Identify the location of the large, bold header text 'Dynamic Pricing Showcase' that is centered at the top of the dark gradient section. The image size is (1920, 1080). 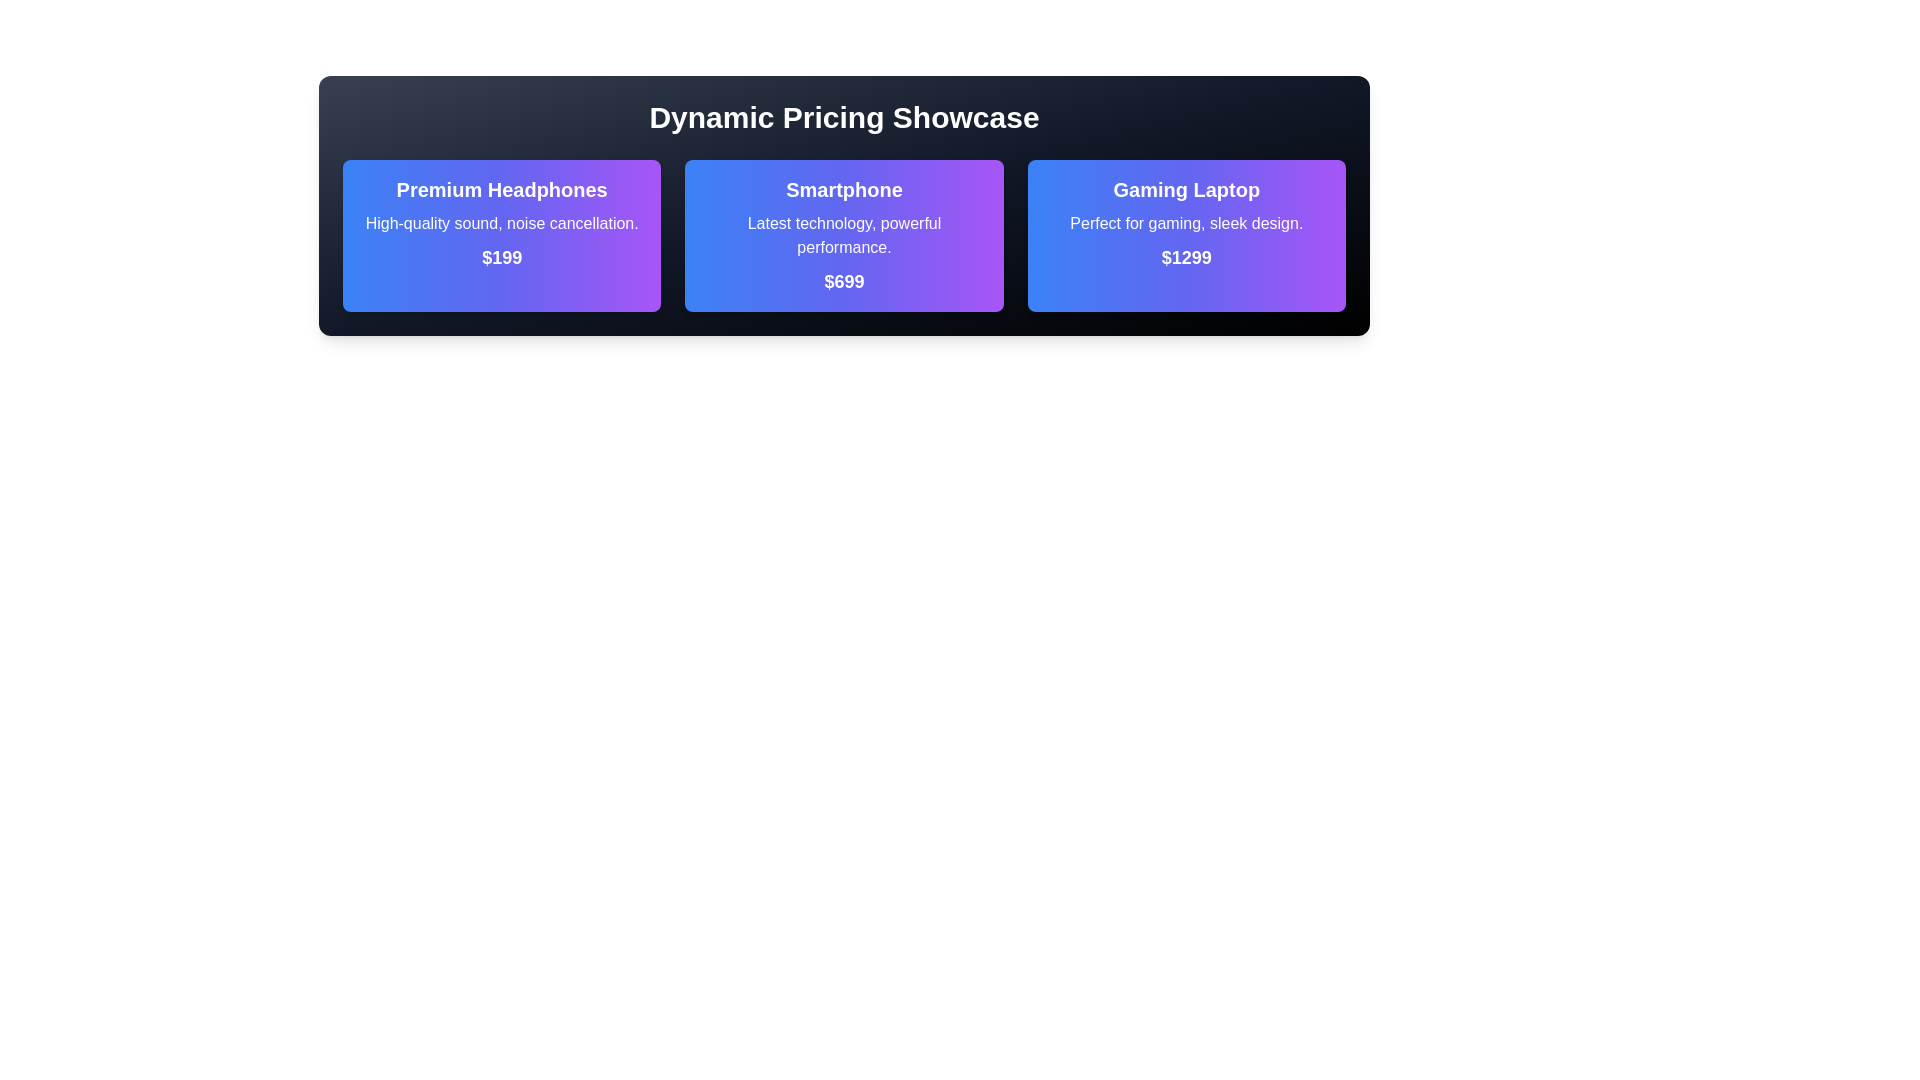
(844, 118).